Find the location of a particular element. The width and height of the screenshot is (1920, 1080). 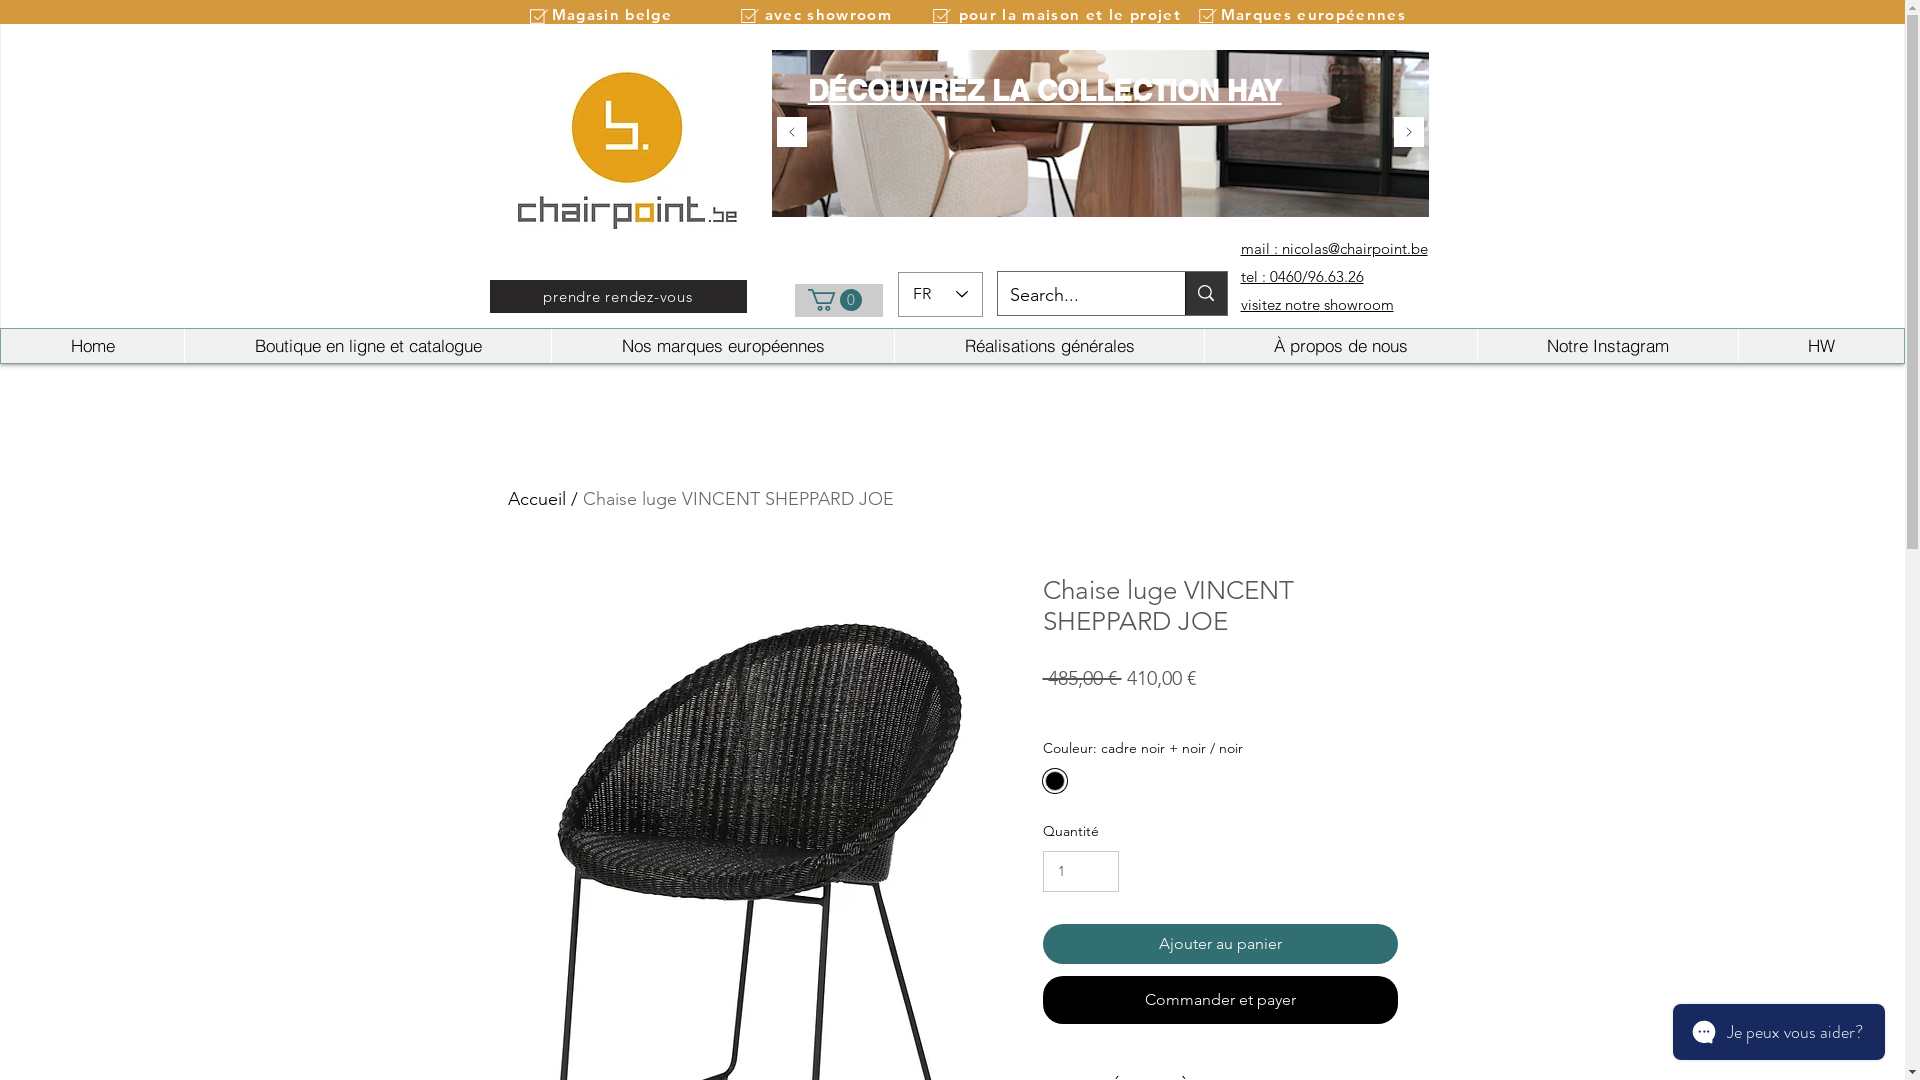

'Ajouter au panier' is located at coordinates (1218, 944).